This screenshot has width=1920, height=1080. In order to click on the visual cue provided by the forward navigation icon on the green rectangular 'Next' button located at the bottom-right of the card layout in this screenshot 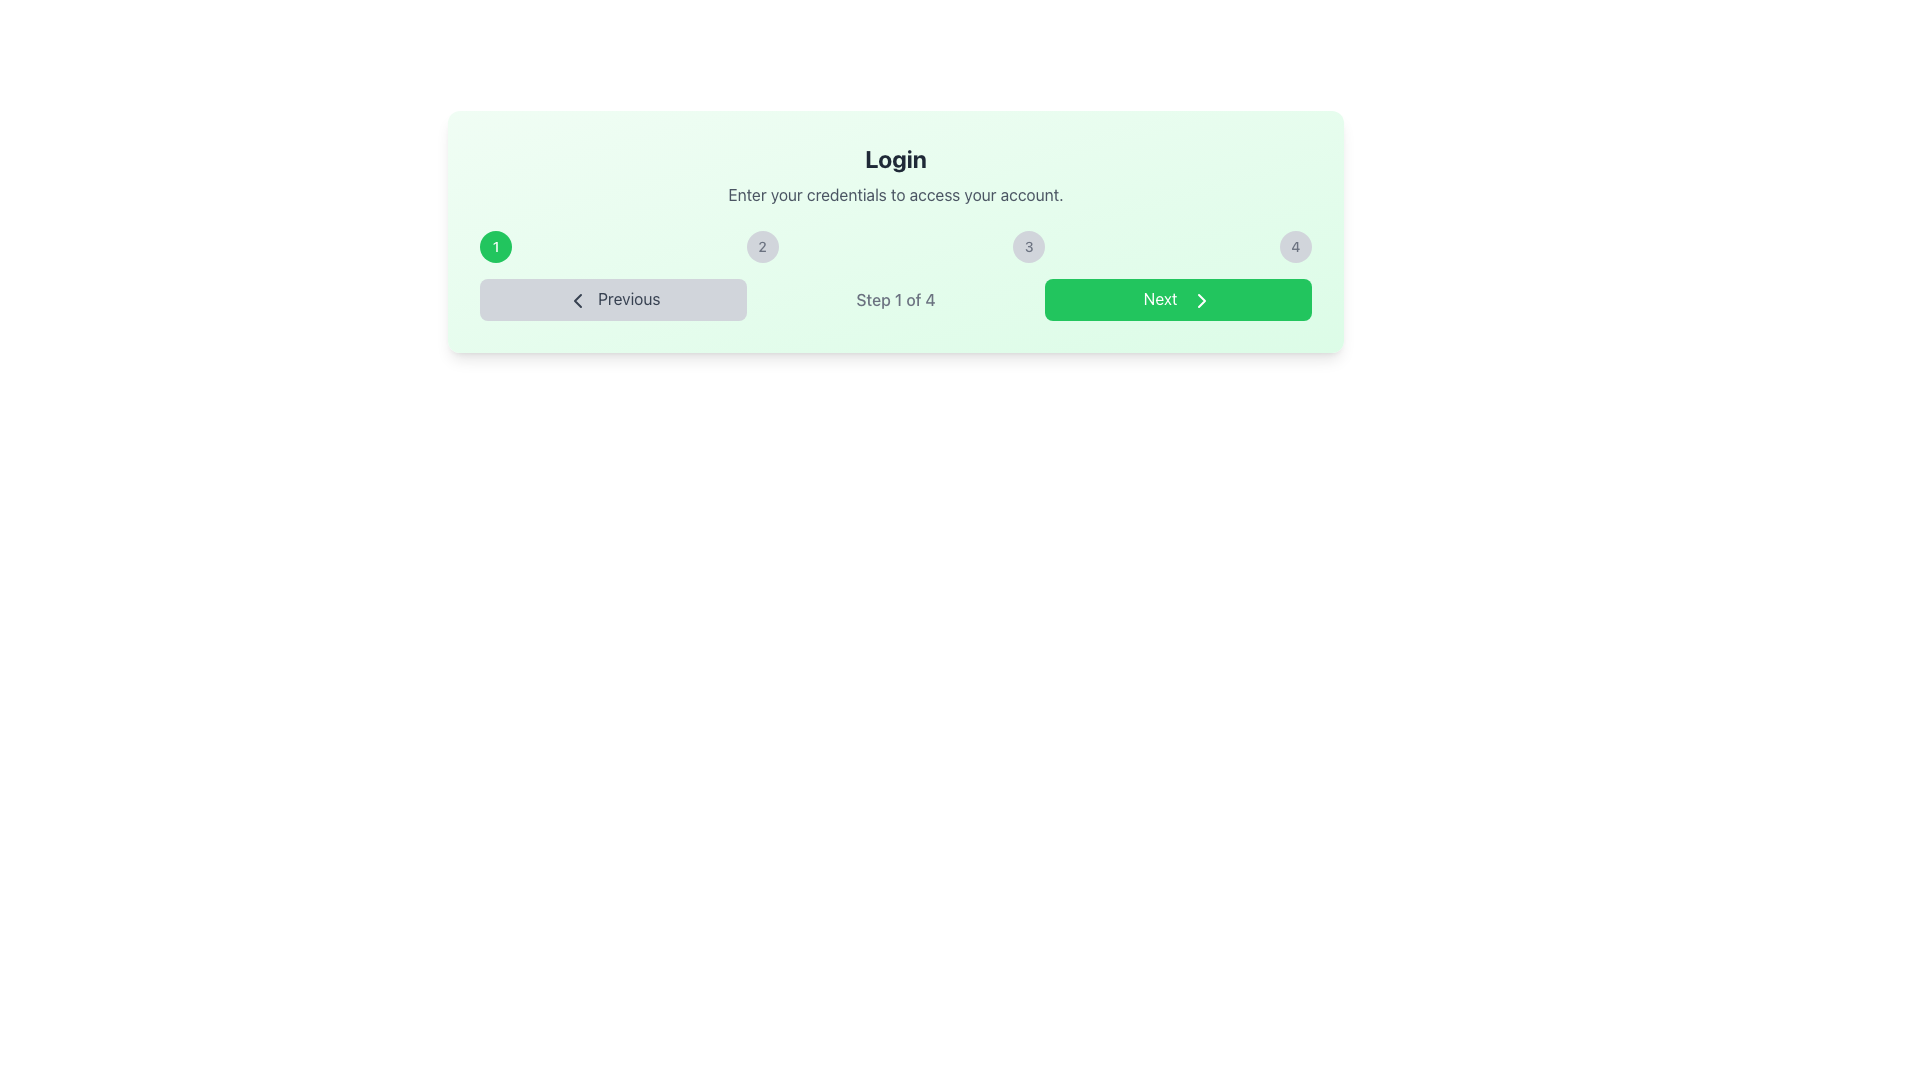, I will do `click(1200, 300)`.